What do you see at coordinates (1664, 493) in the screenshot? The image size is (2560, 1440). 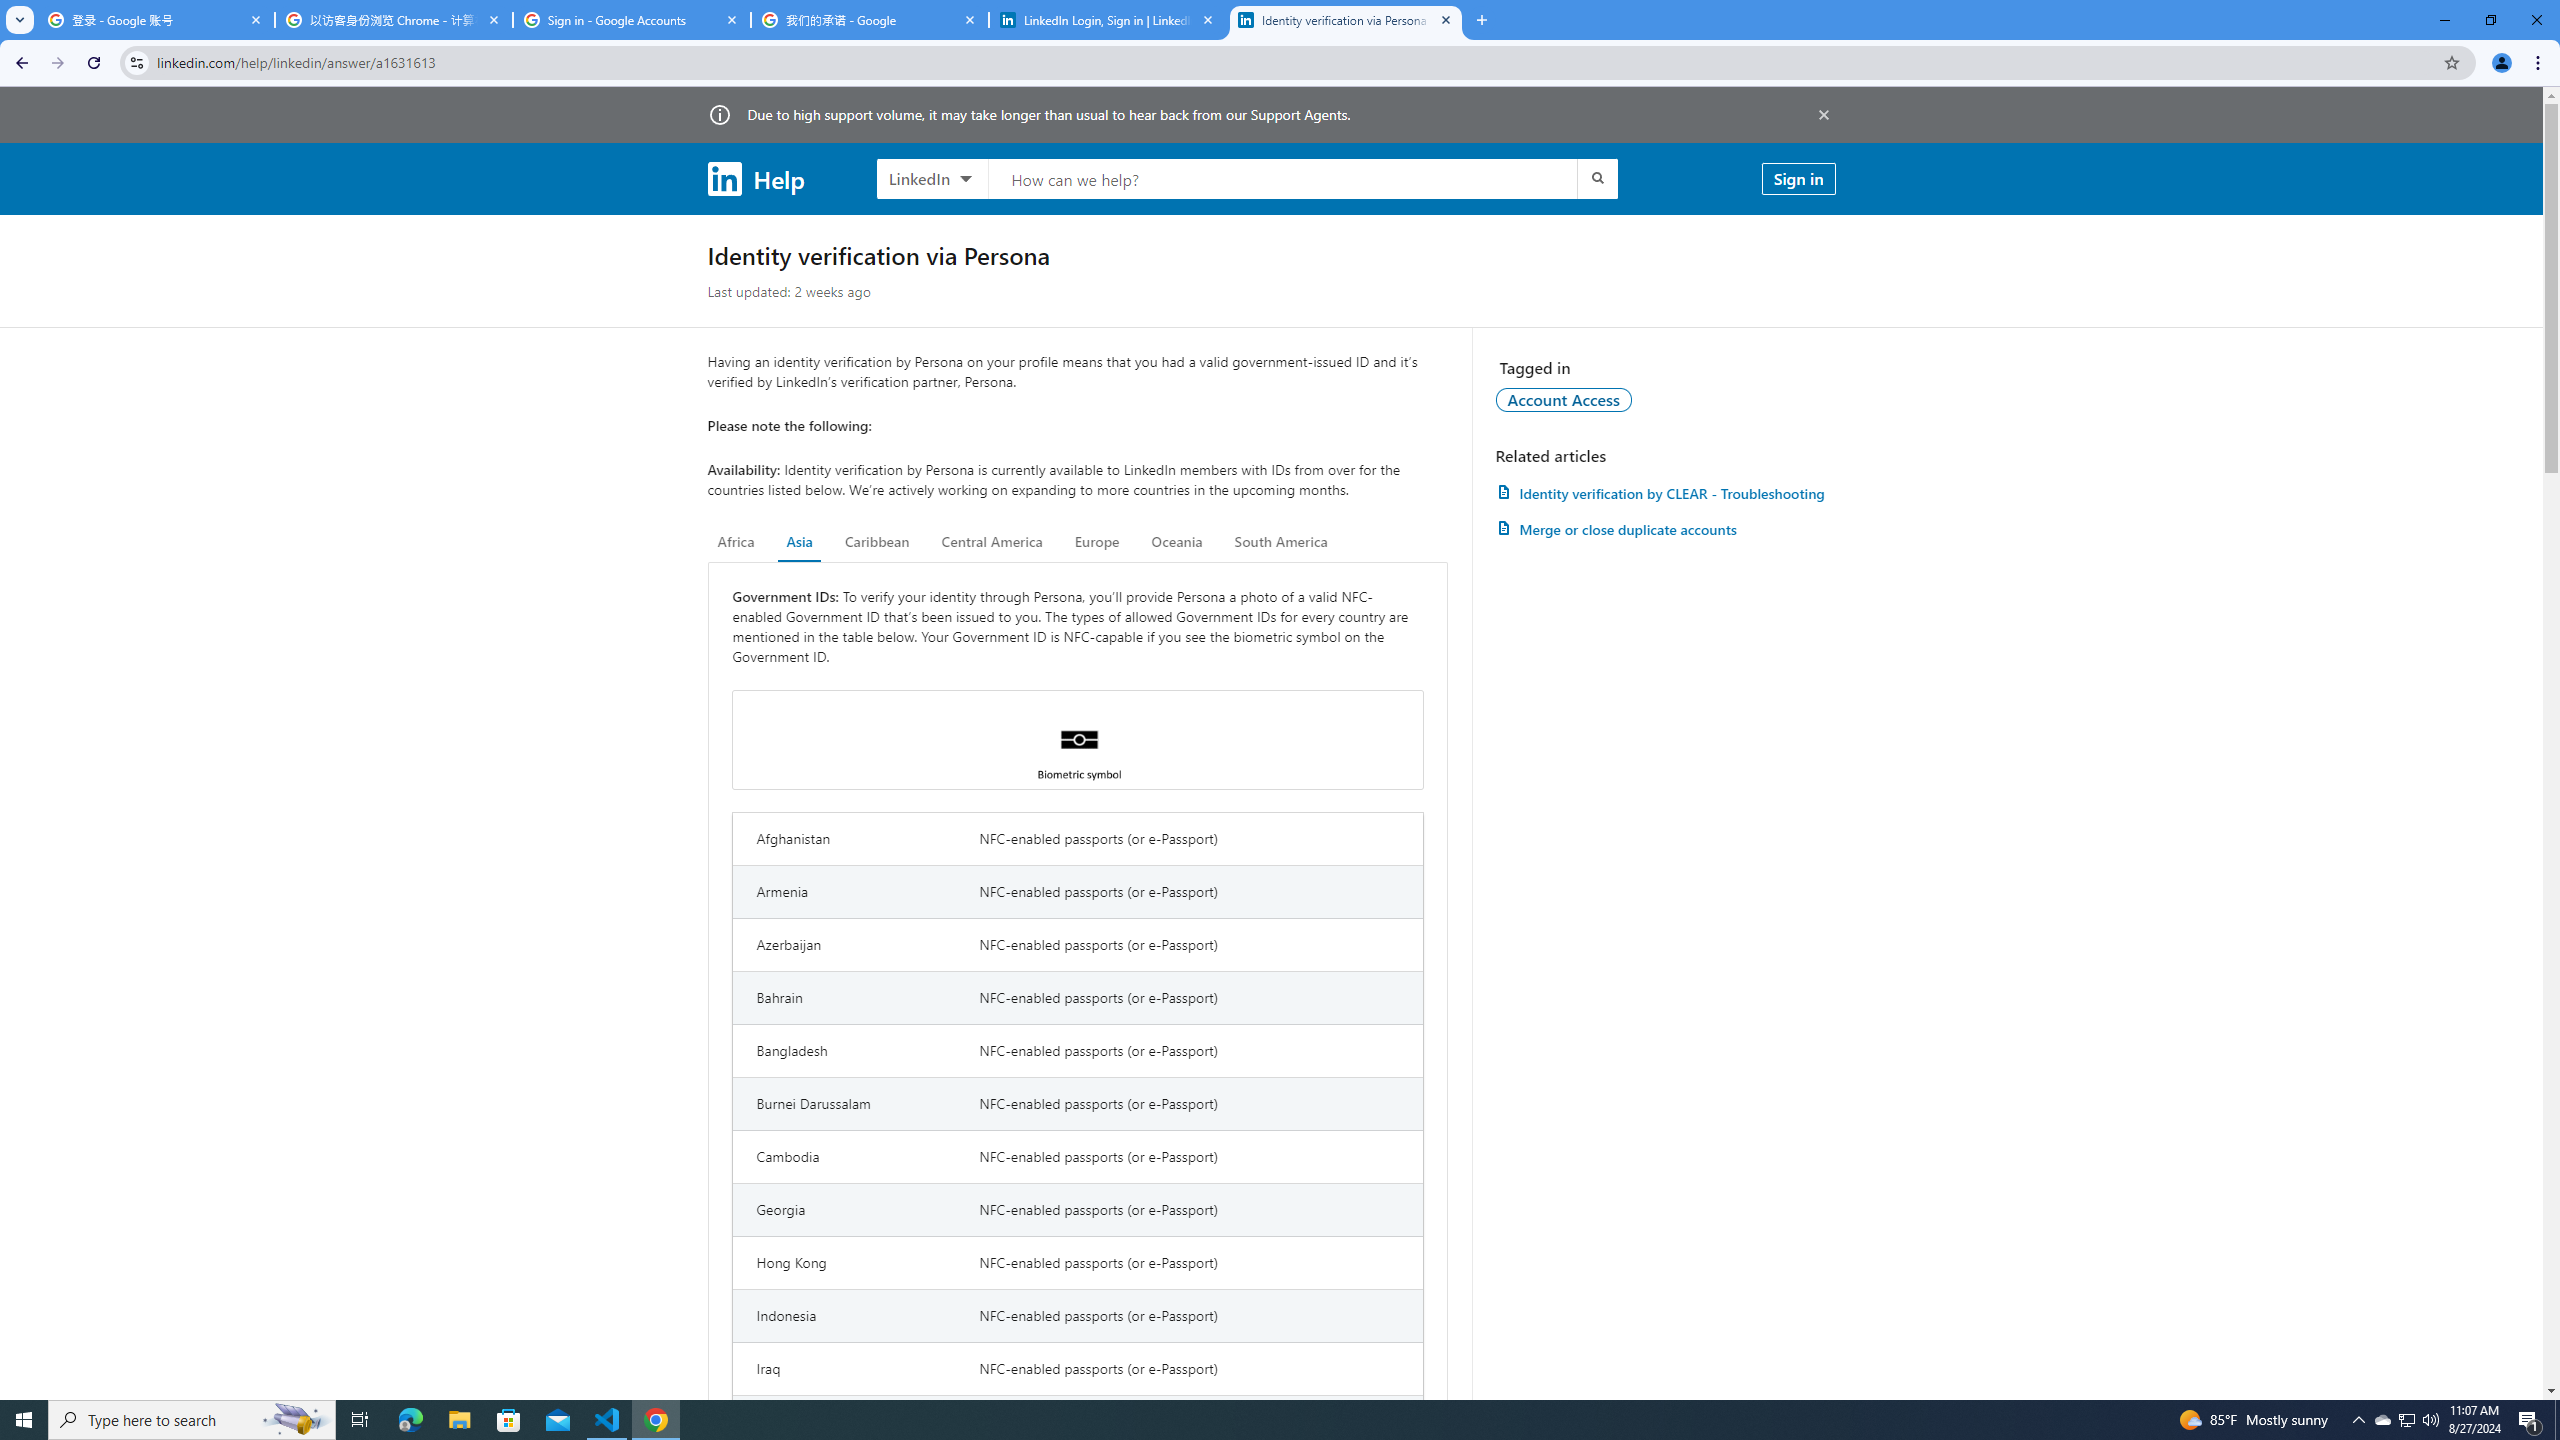 I see `'Identity verification by CLEAR - Troubleshooting'` at bounding box center [1664, 493].